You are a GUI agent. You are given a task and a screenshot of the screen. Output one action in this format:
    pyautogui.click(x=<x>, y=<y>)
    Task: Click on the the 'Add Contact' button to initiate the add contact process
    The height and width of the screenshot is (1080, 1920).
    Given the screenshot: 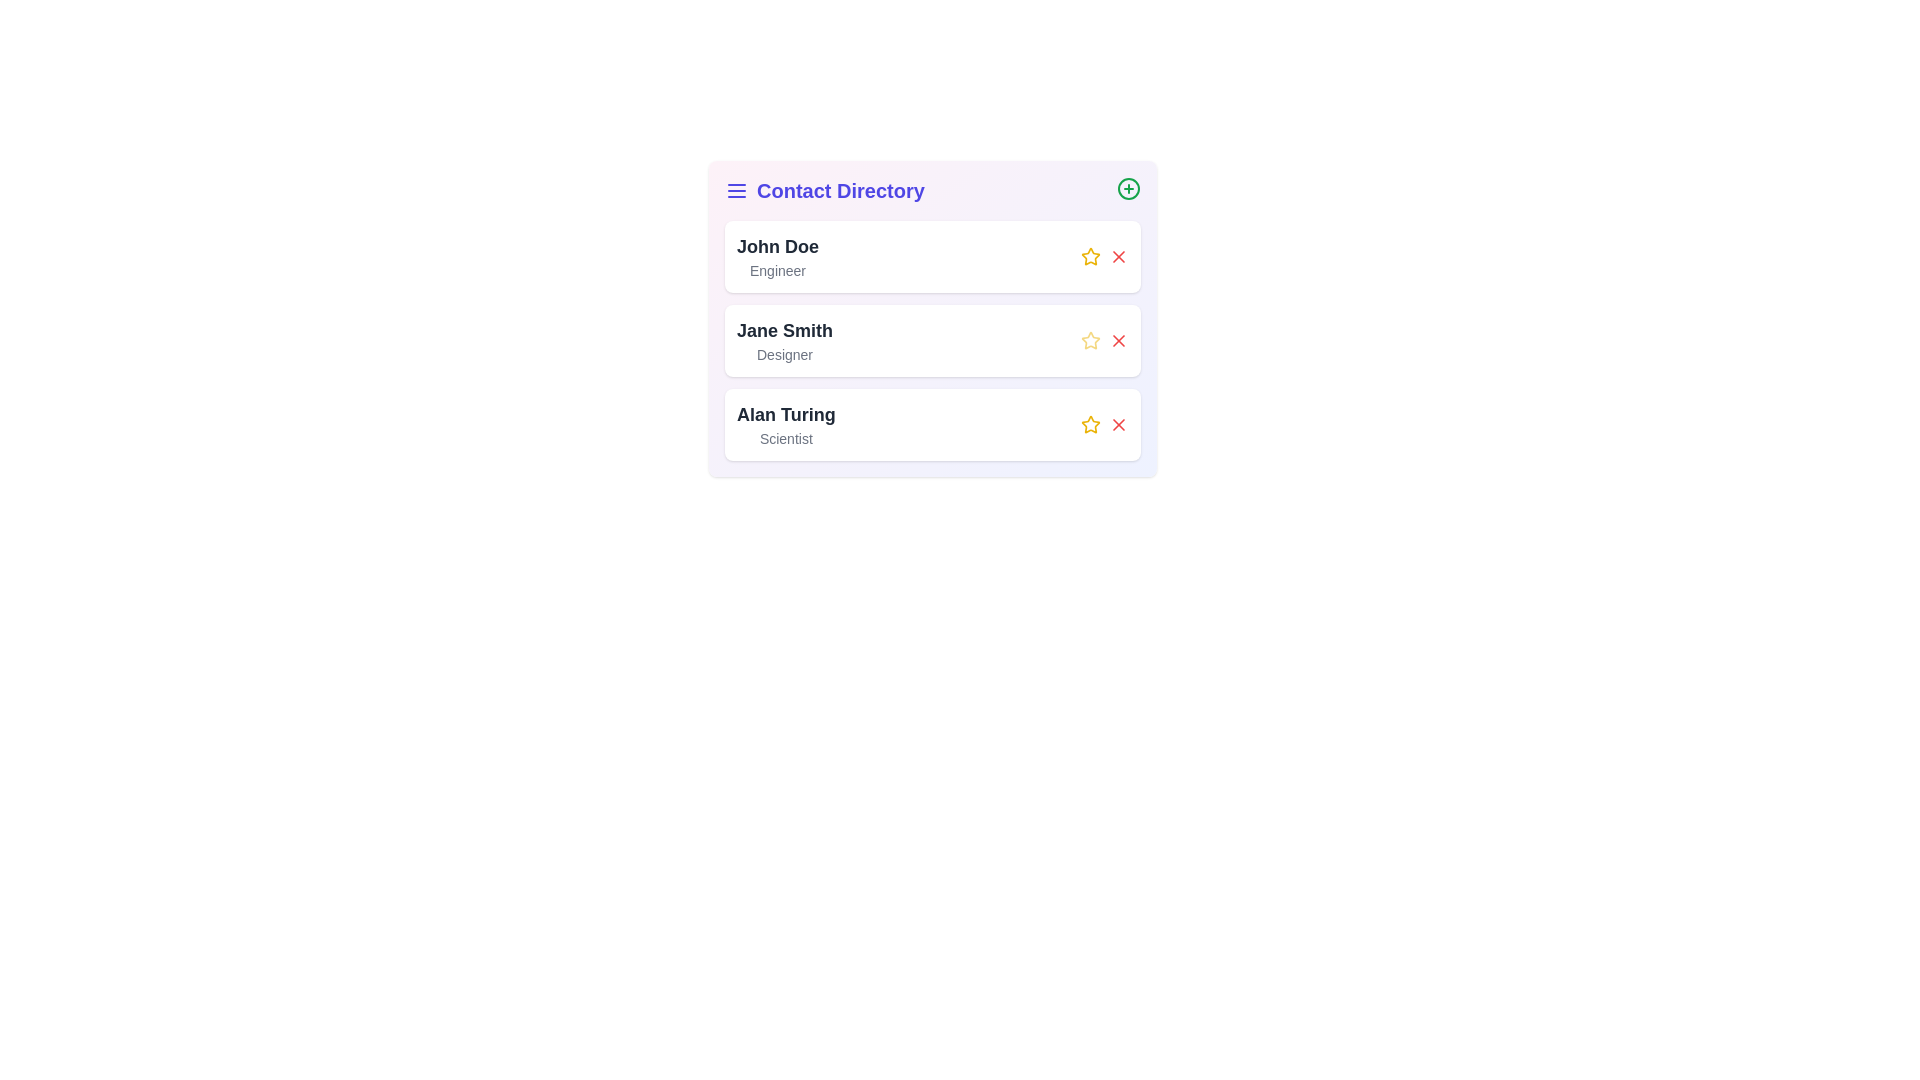 What is the action you would take?
    pyautogui.click(x=1128, y=189)
    